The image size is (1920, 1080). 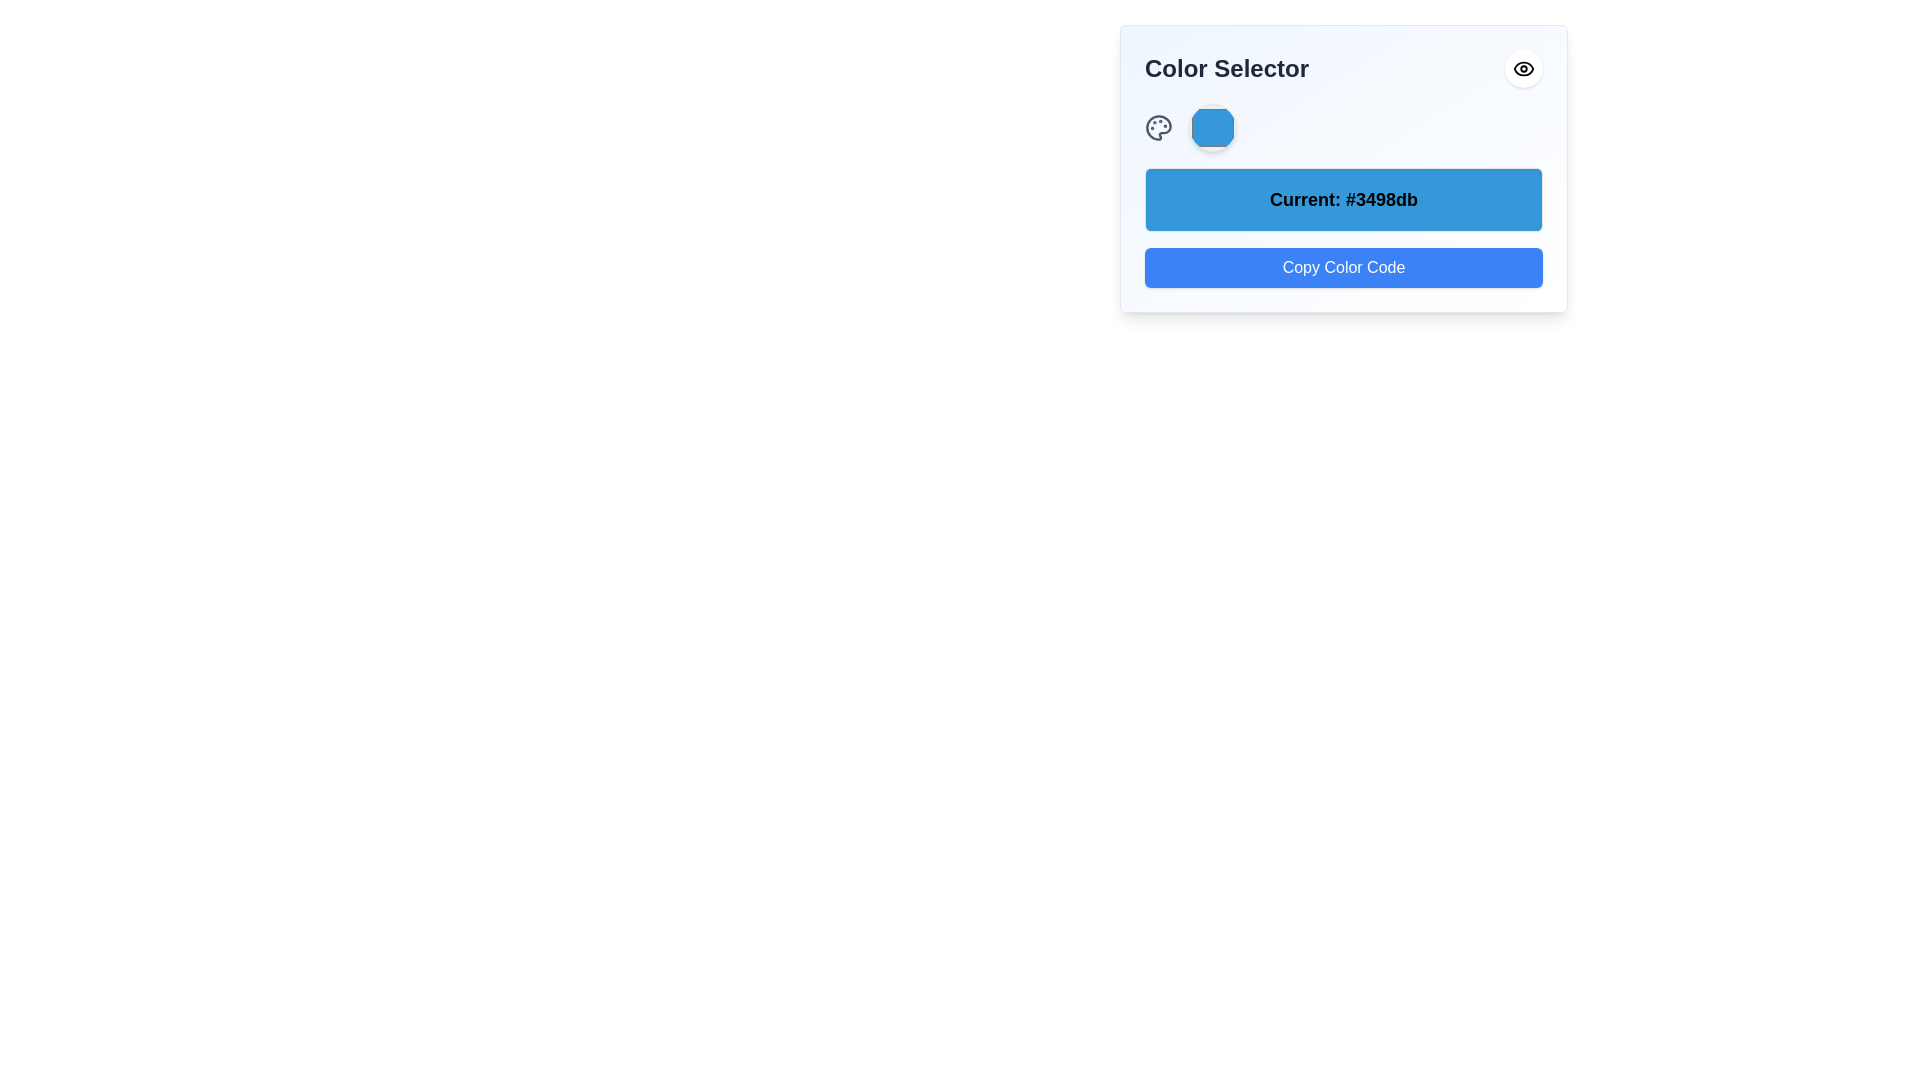 What do you see at coordinates (1158, 127) in the screenshot?
I see `the painter's palette icon, which is the first element in the horizontal group below the 'Color Selector' header` at bounding box center [1158, 127].